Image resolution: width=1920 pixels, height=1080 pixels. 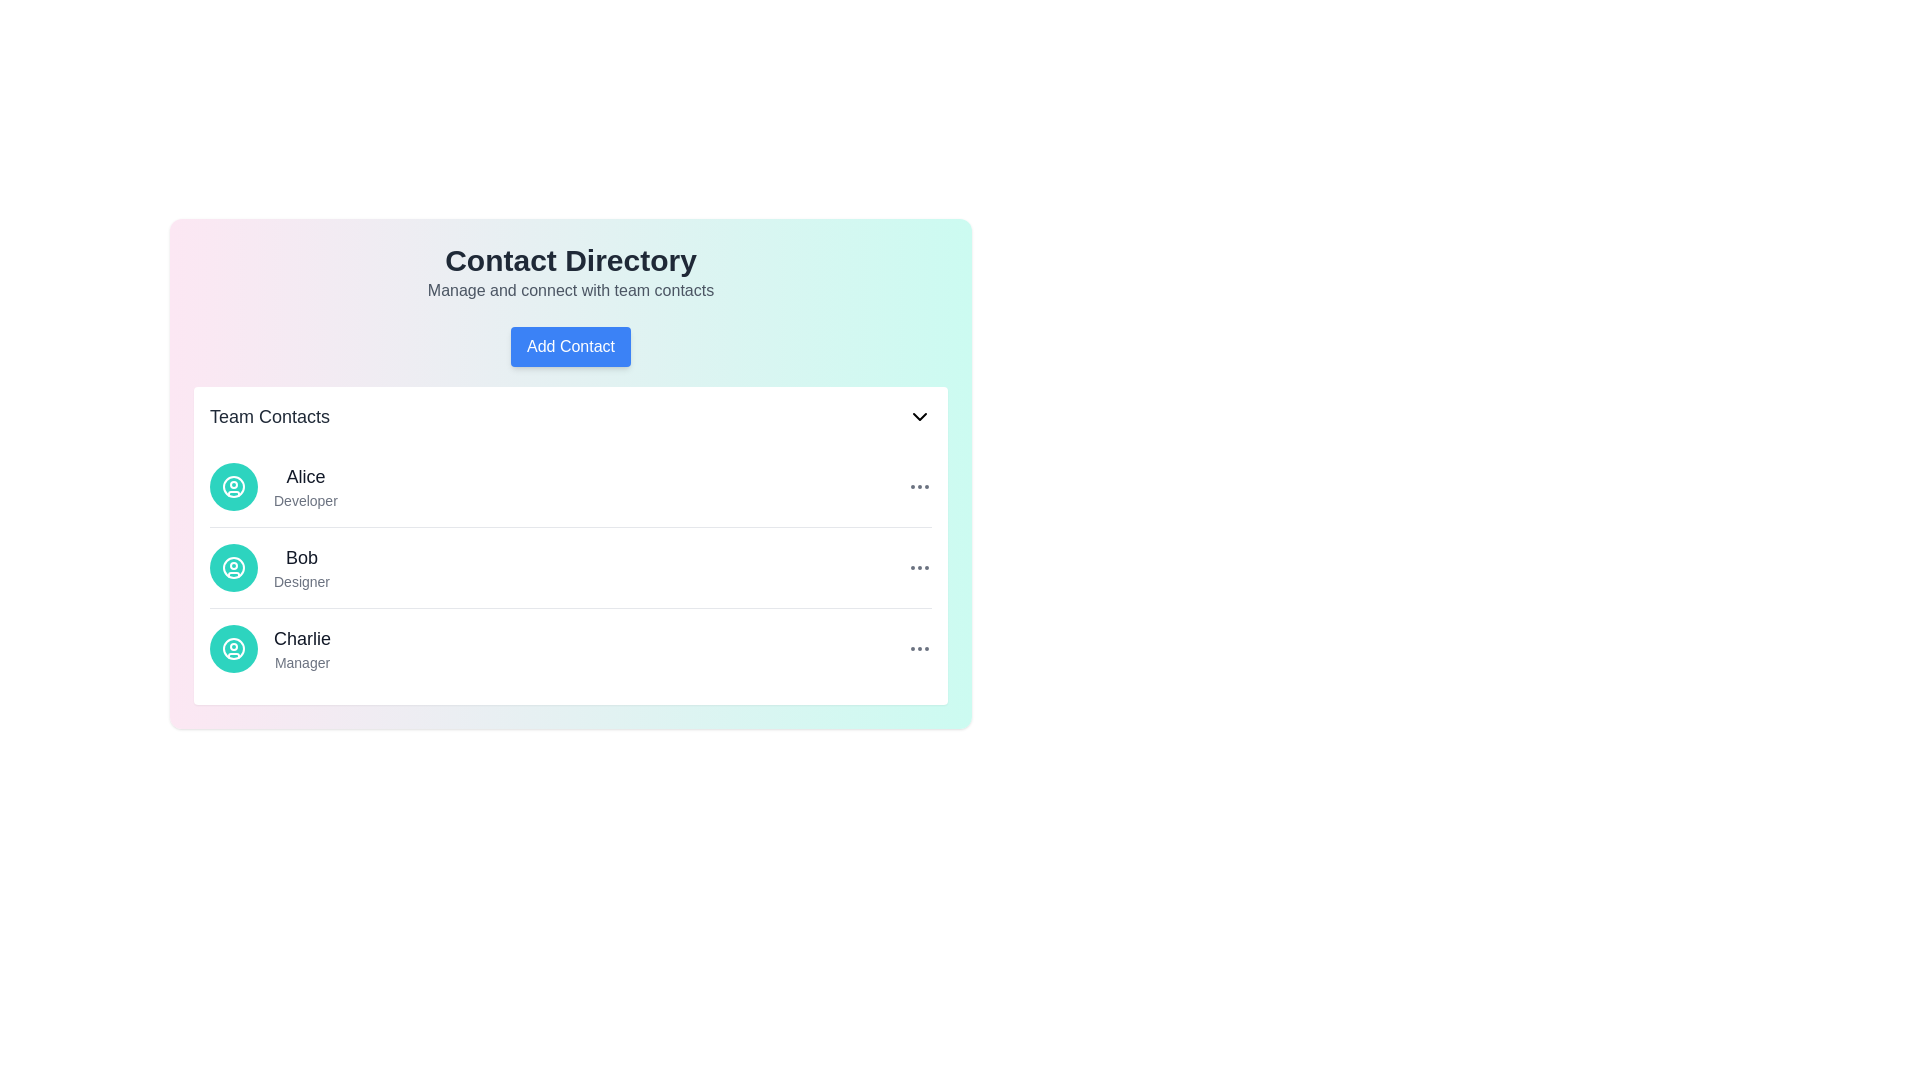 What do you see at coordinates (919, 567) in the screenshot?
I see `the vertical ellipsis icon button associated with the 'Bob' entry in the 'Team Contacts' section` at bounding box center [919, 567].